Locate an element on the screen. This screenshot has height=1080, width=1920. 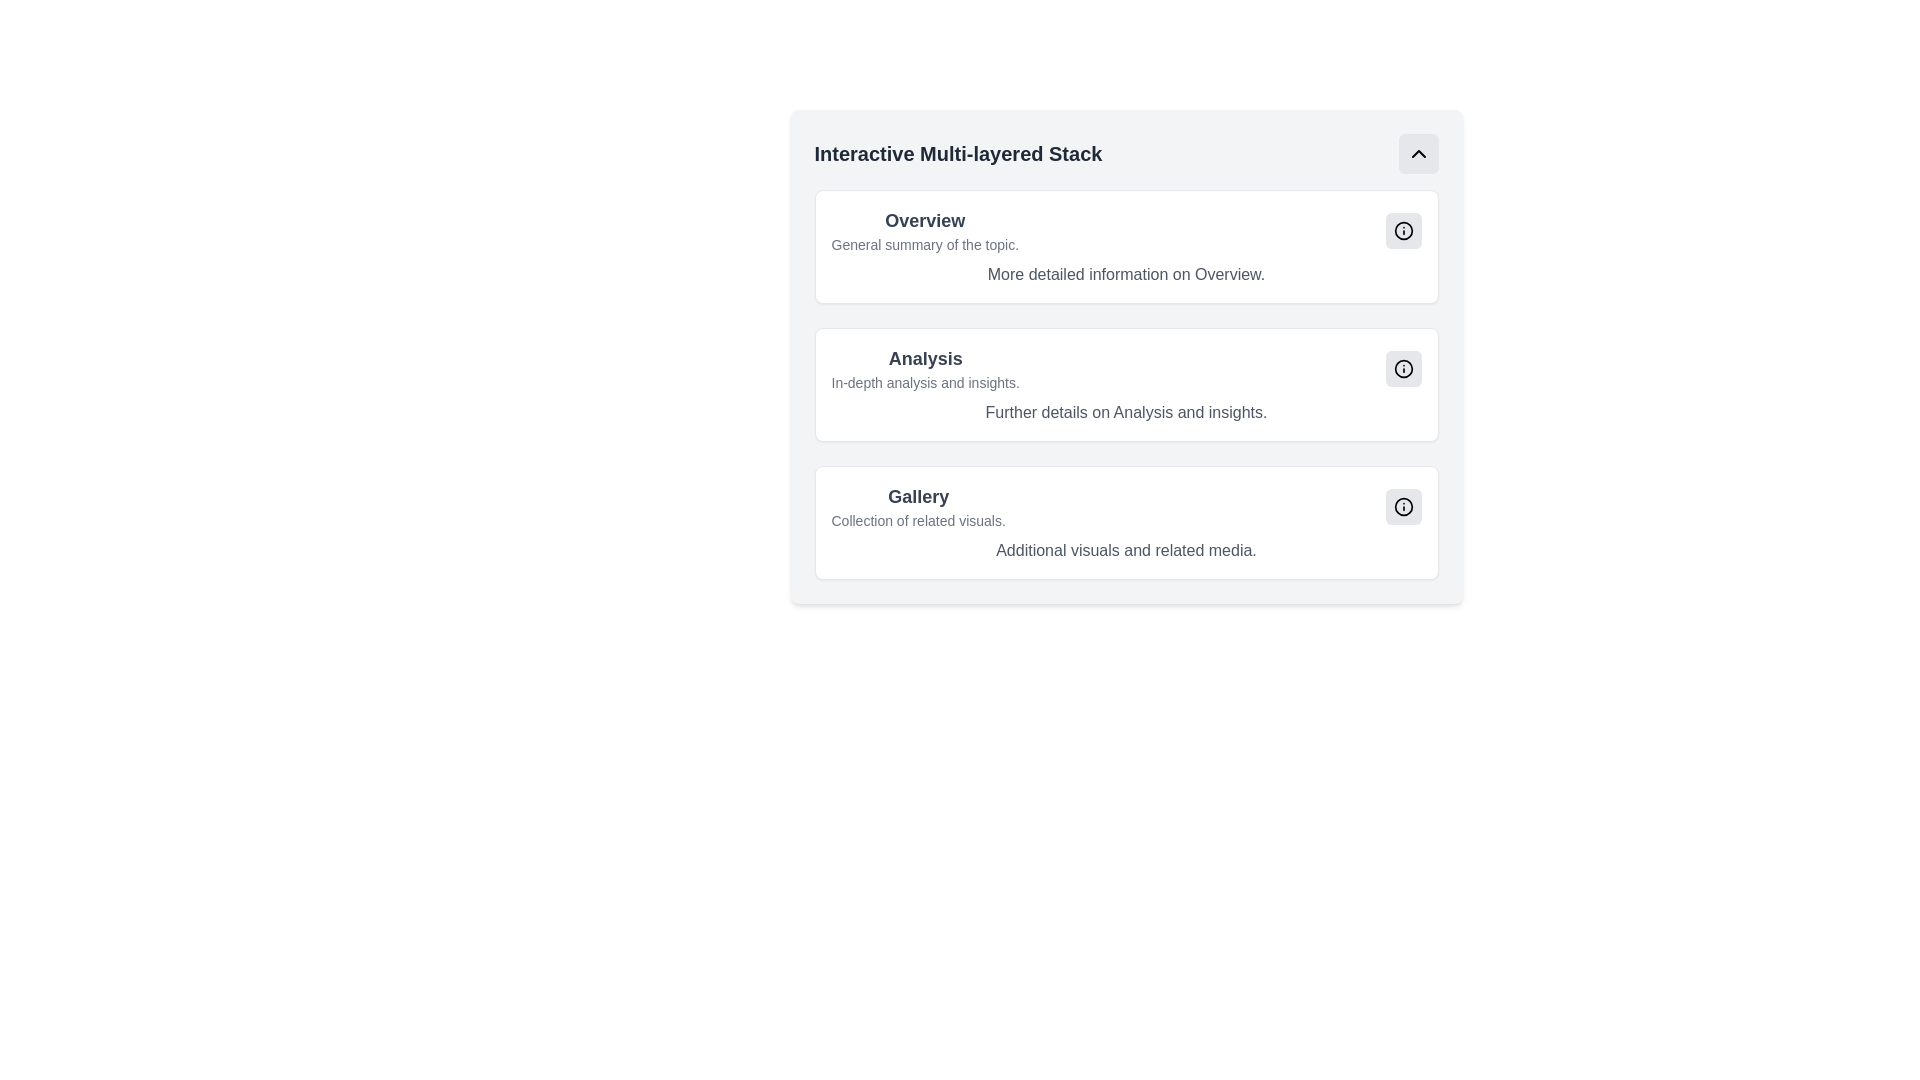
the icon located in the top-right corner of the 'Analysis' section is located at coordinates (1402, 369).